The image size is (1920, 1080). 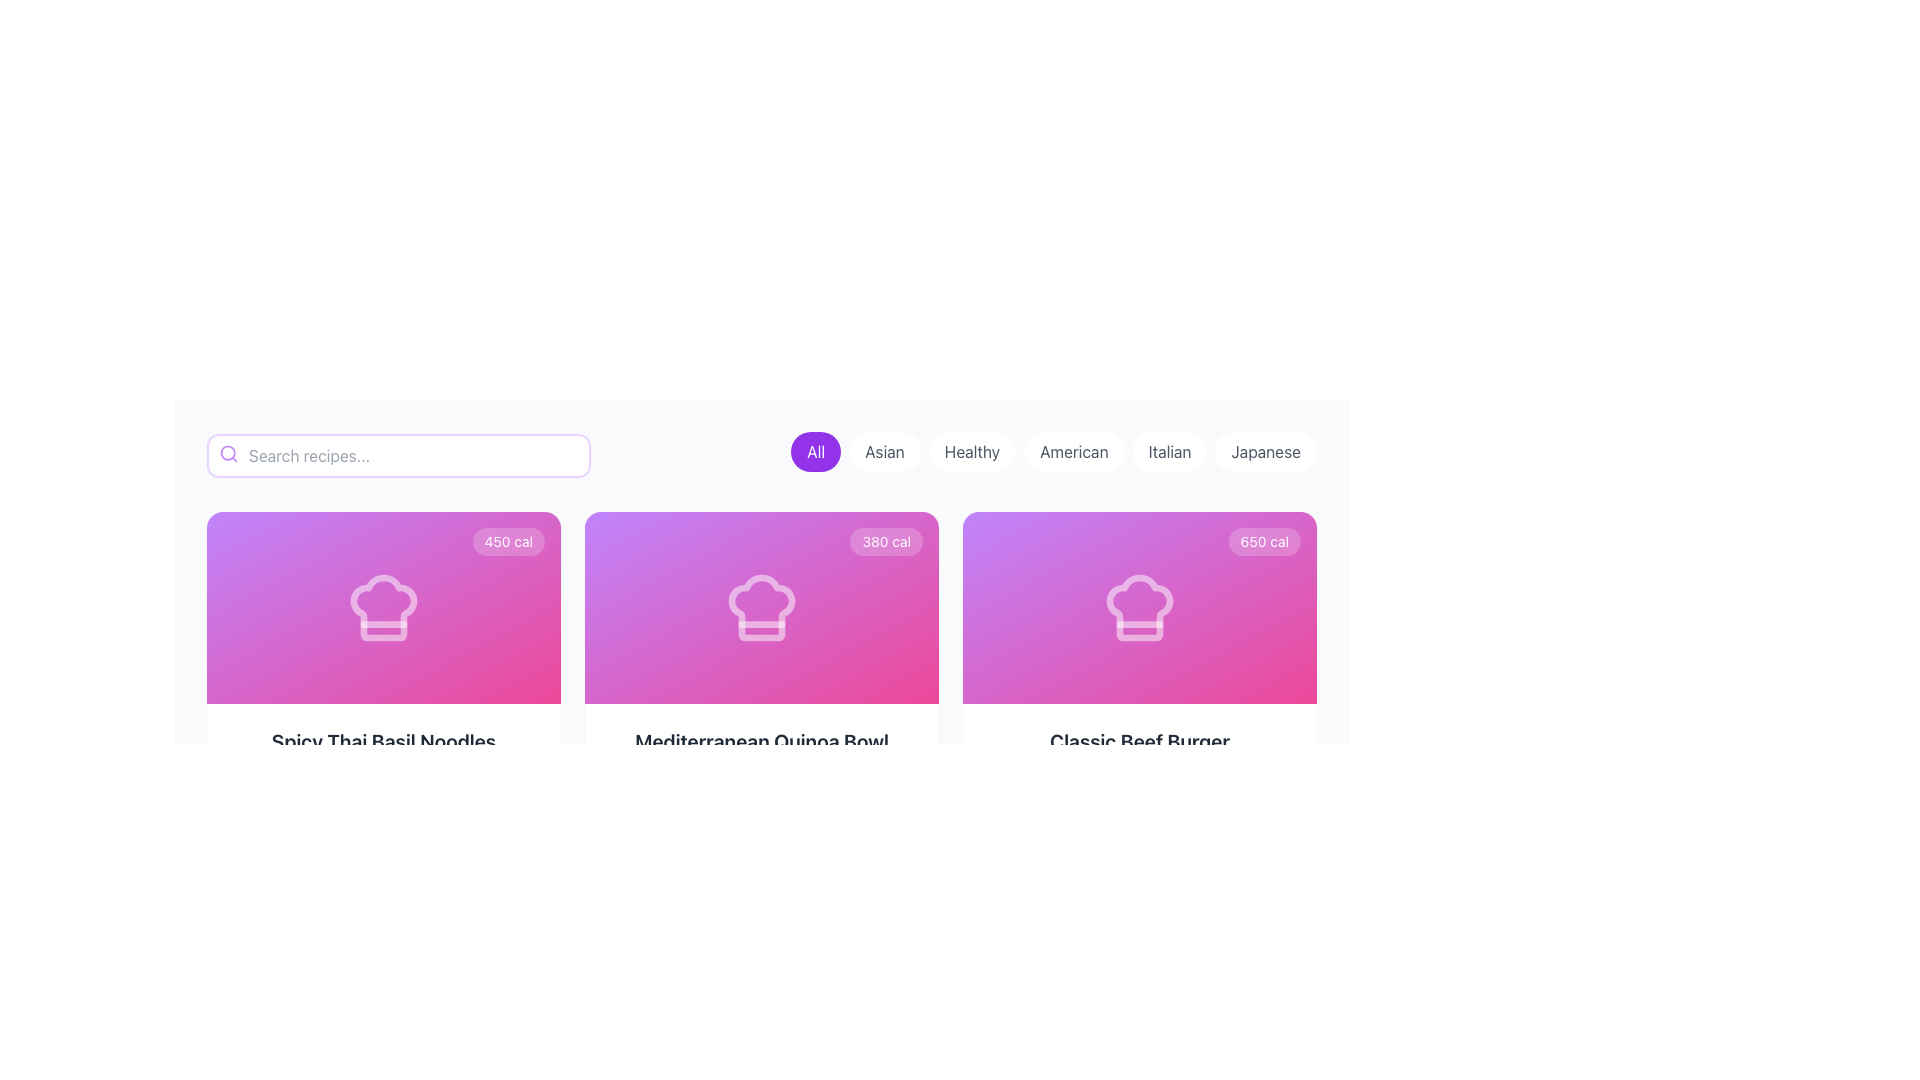 I want to click on the 'American' button to activate it, so click(x=1073, y=451).